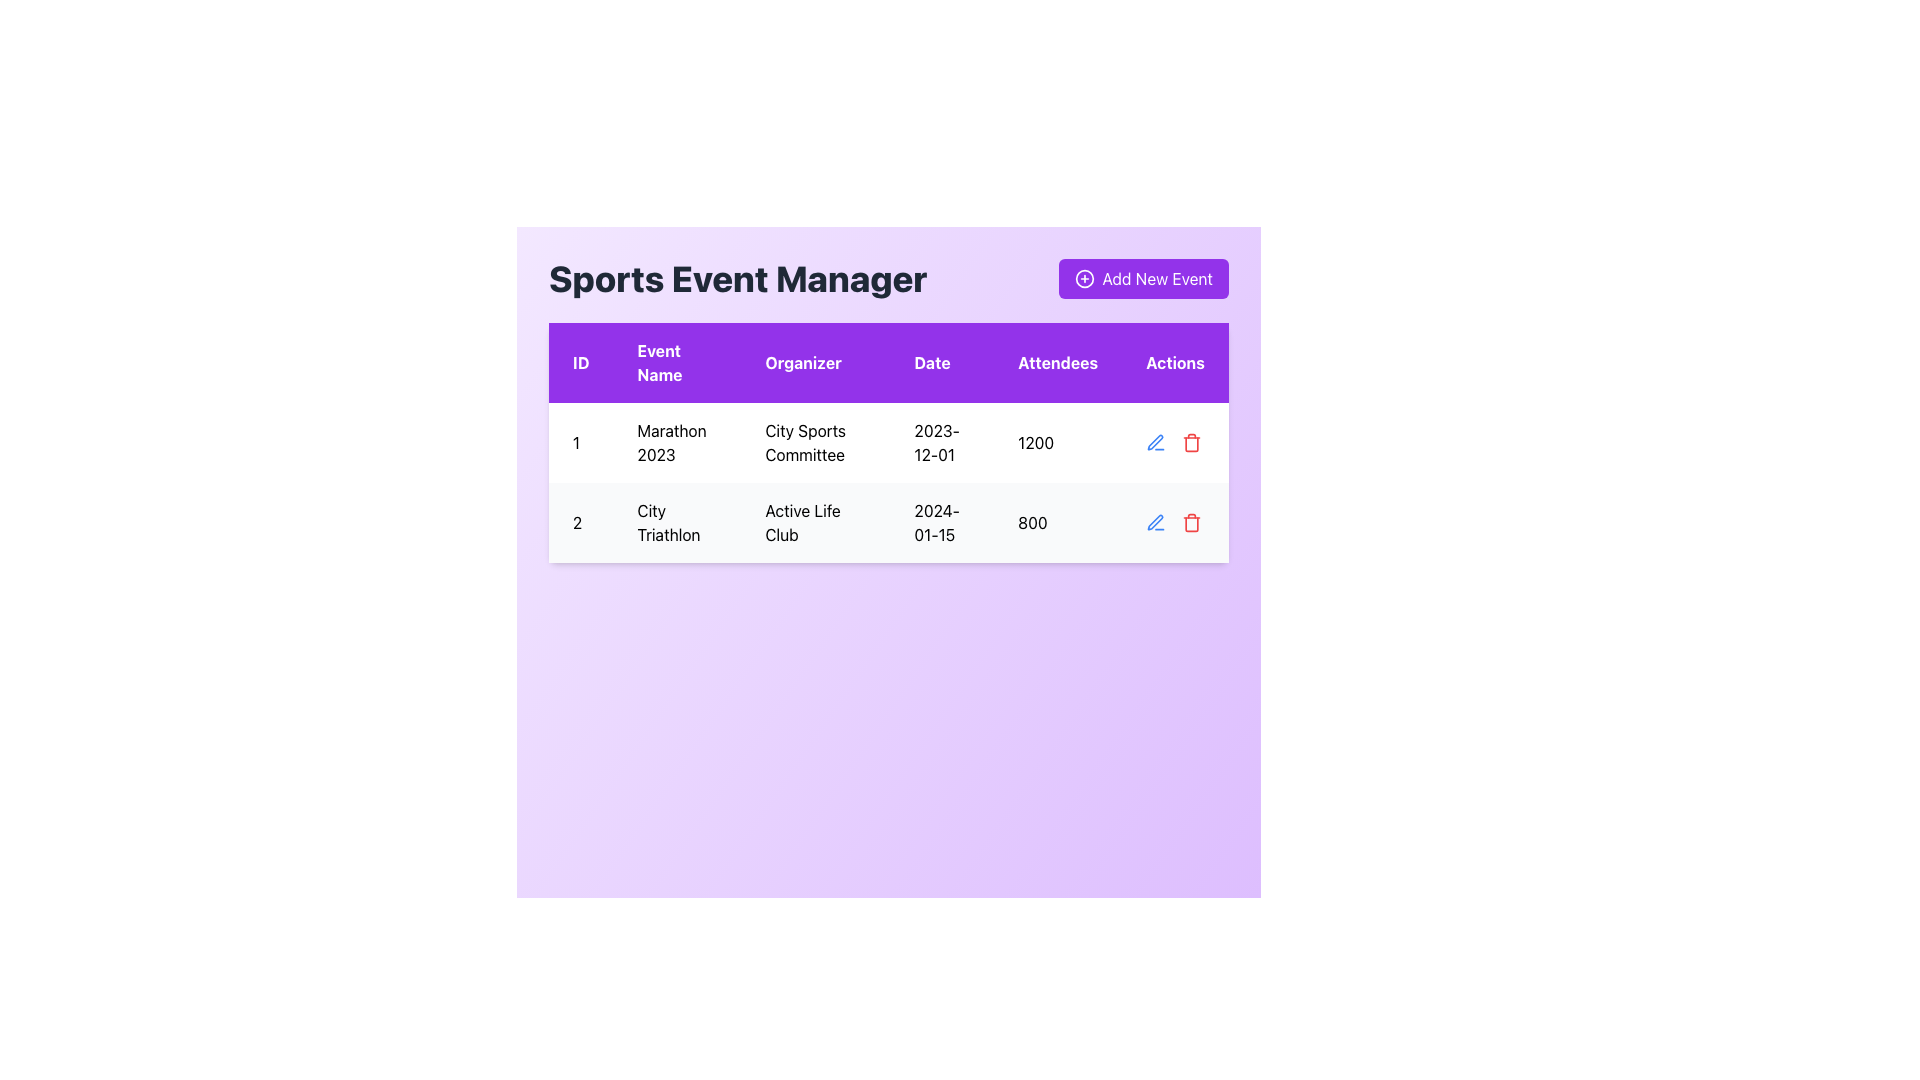 The width and height of the screenshot is (1920, 1080). I want to click on text of the table header element (th) labeled 'ID' which is the first column header in a data table, so click(580, 362).